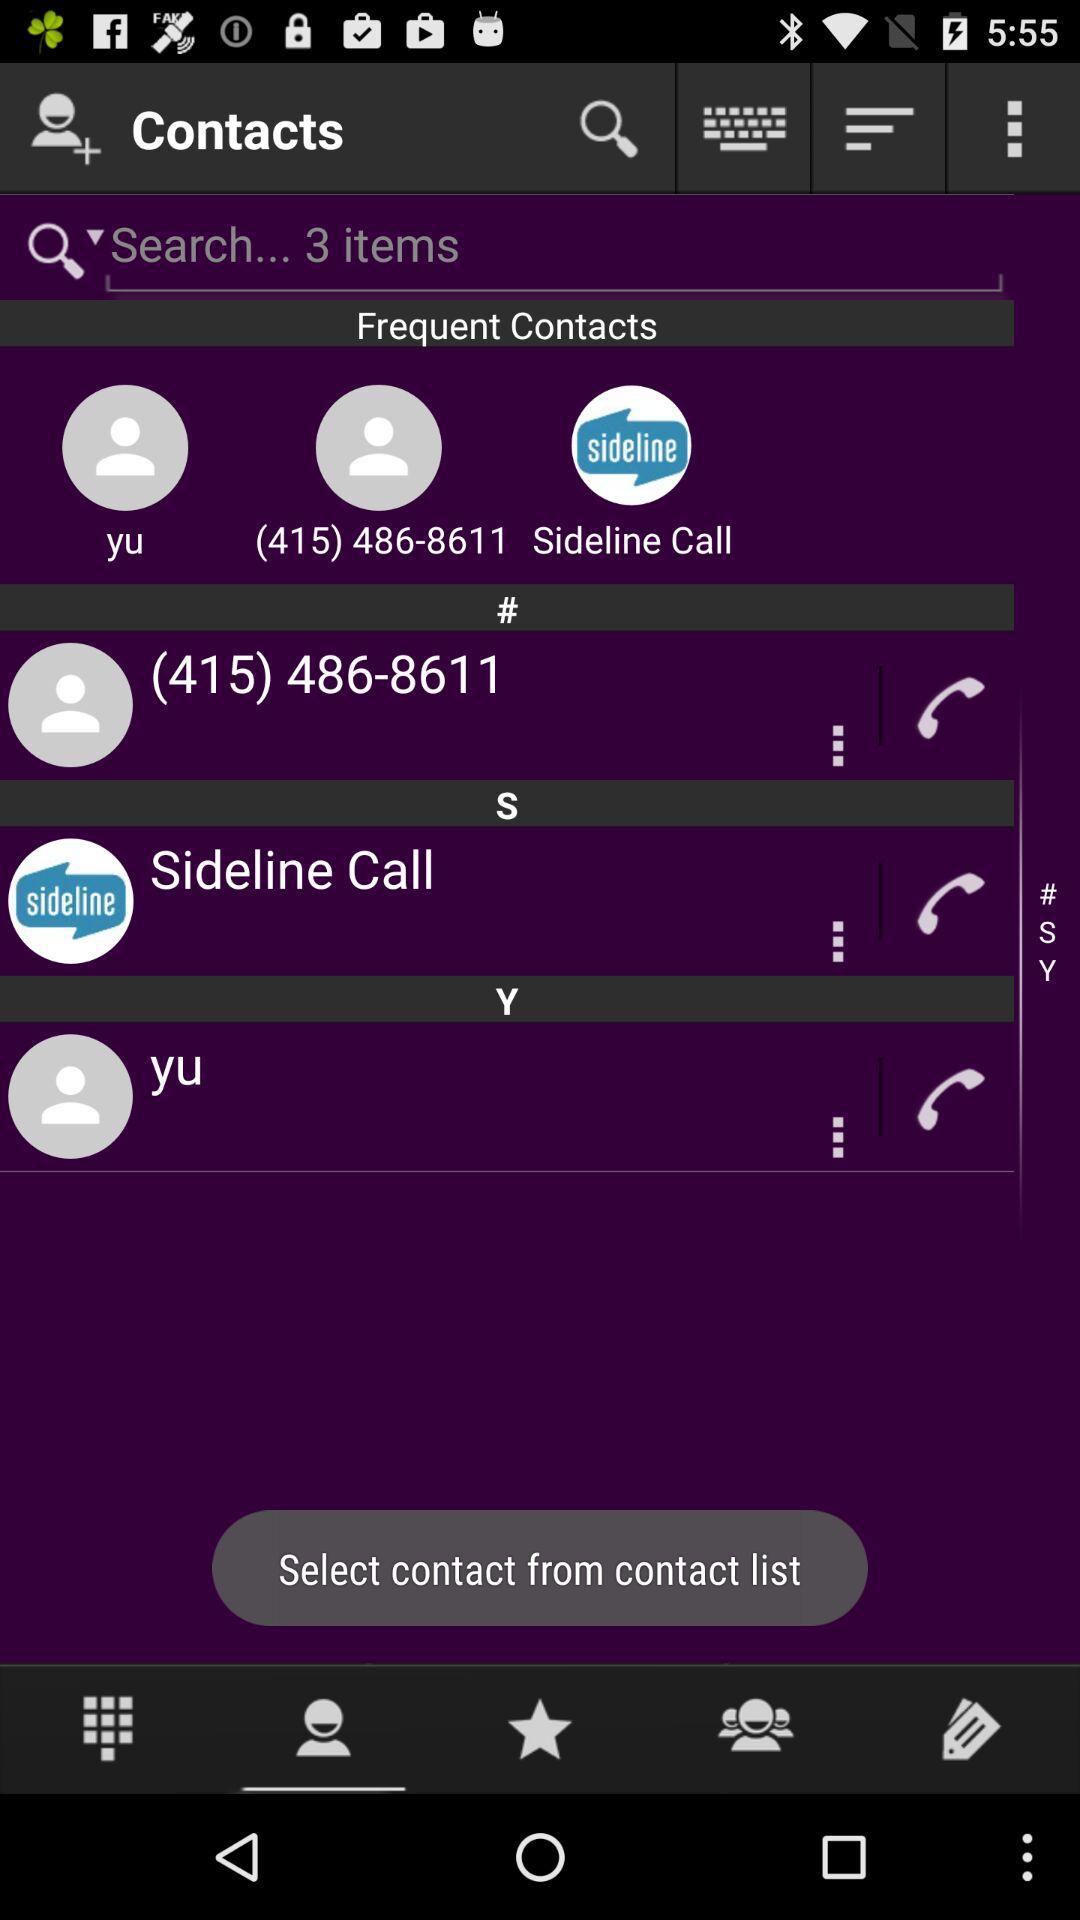 Image resolution: width=1080 pixels, height=1920 pixels. Describe the element at coordinates (878, 136) in the screenshot. I see `the filter_list icon` at that location.